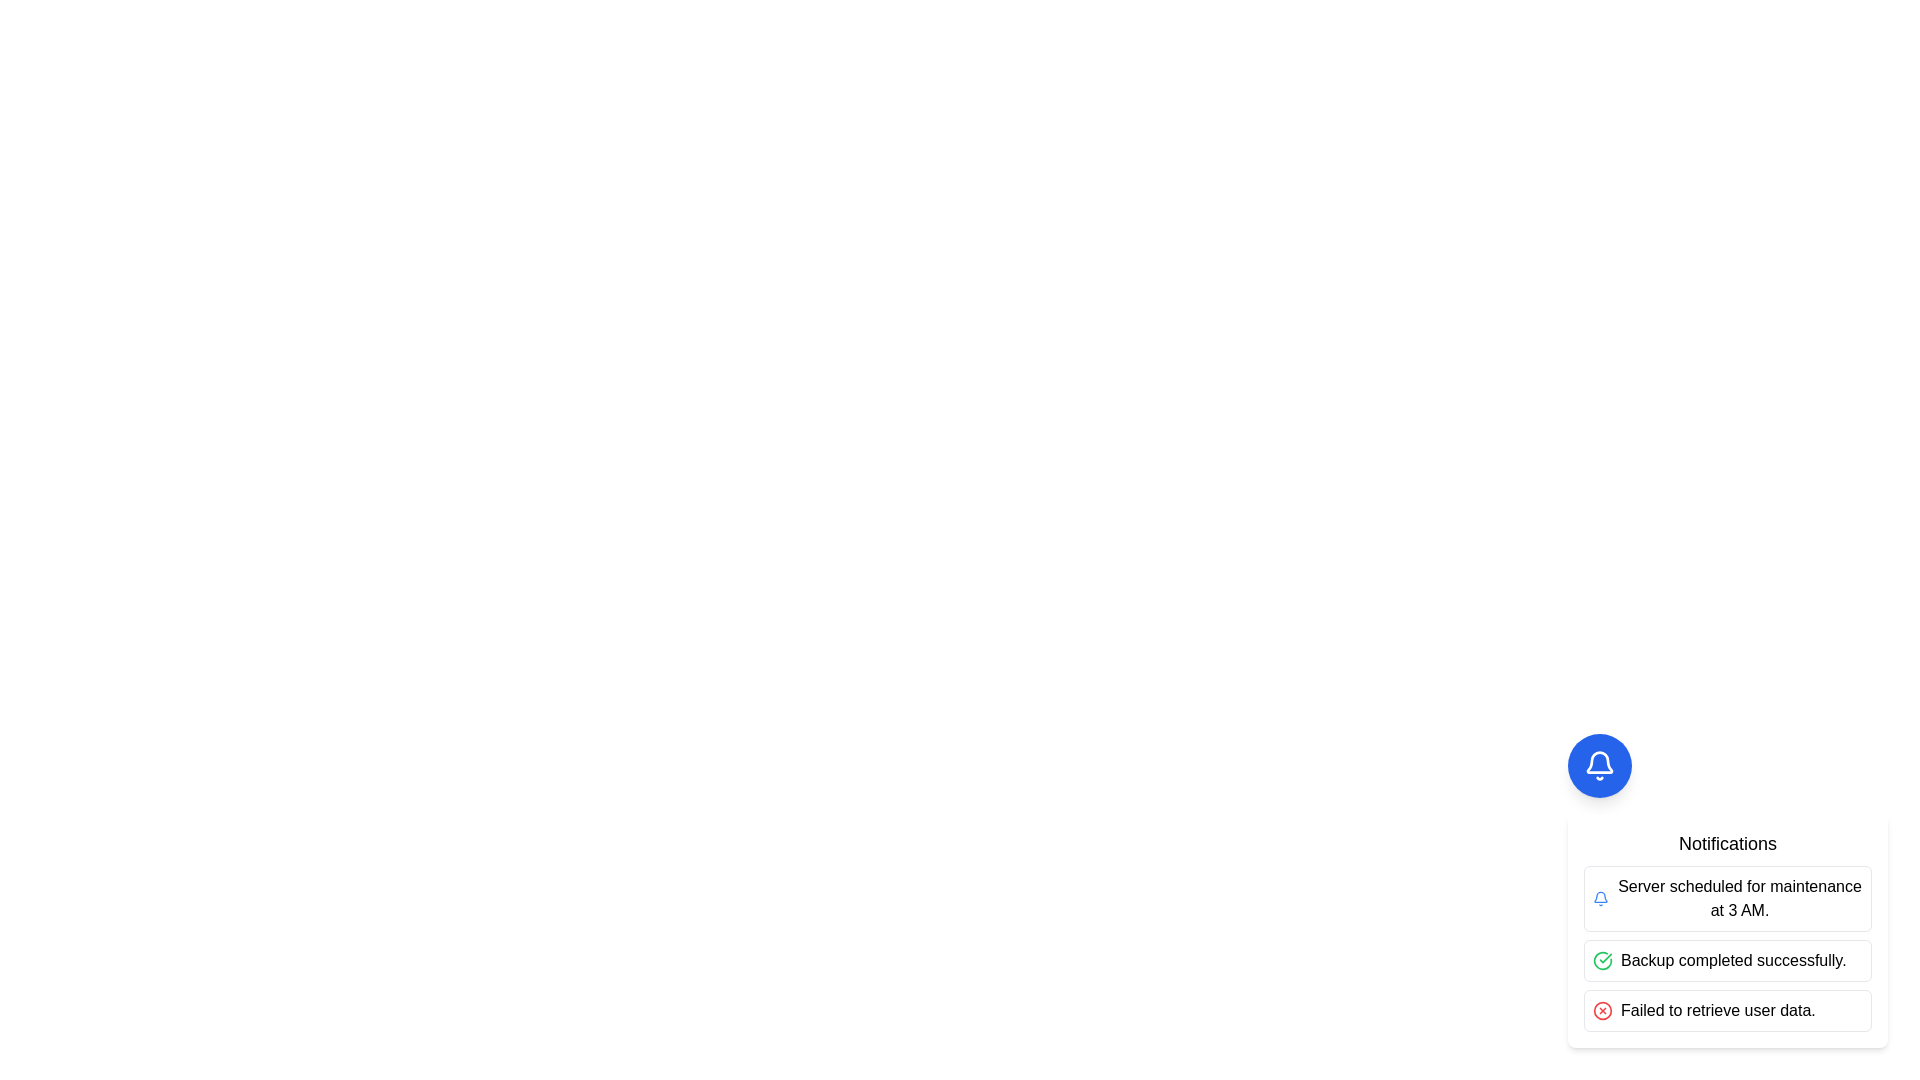 The width and height of the screenshot is (1920, 1080). Describe the element at coordinates (1739, 897) in the screenshot. I see `notification that states 'Server scheduled for maintenance at 3 AM.' which is a black text on a white background, located below a blue bell icon` at that location.